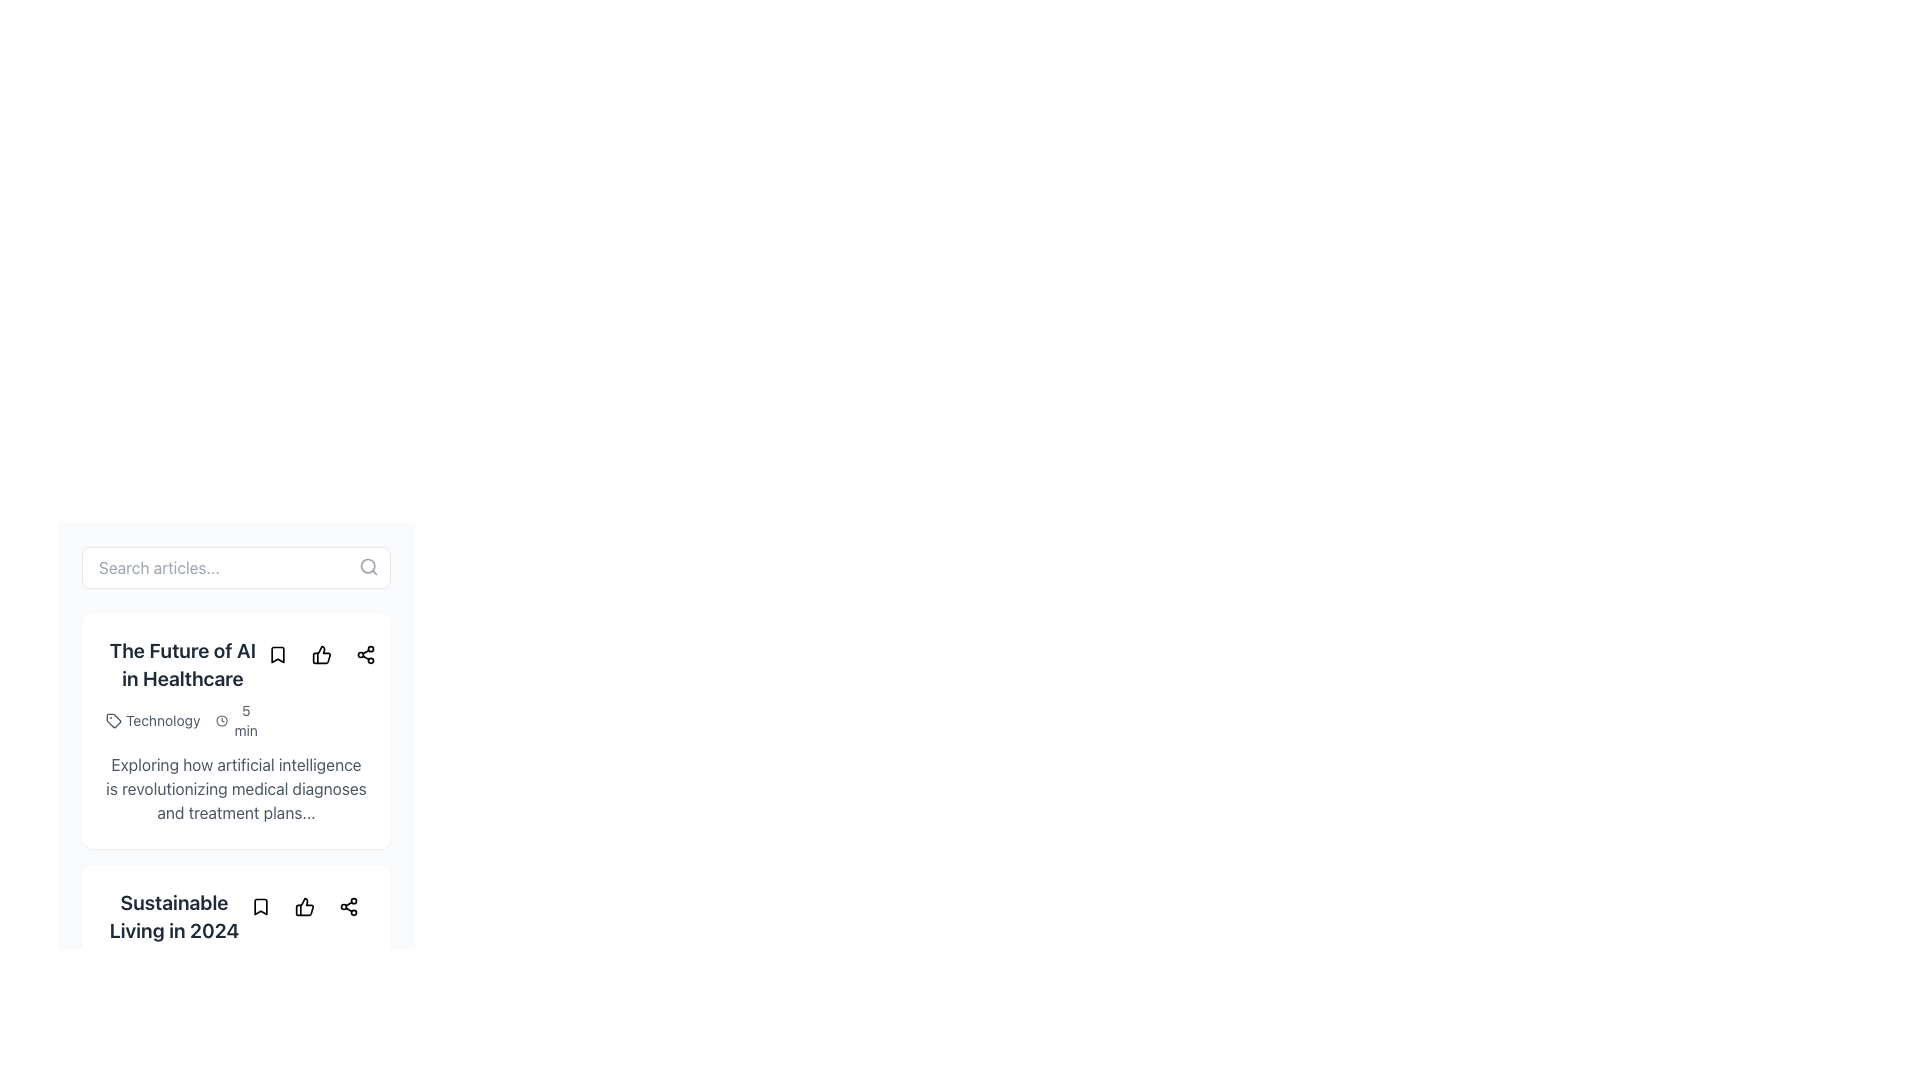 The height and width of the screenshot is (1080, 1920). What do you see at coordinates (365, 655) in the screenshot?
I see `the circular button with a share icon, which is the third button in a horizontal group located to the right of the thumbs-up button` at bounding box center [365, 655].